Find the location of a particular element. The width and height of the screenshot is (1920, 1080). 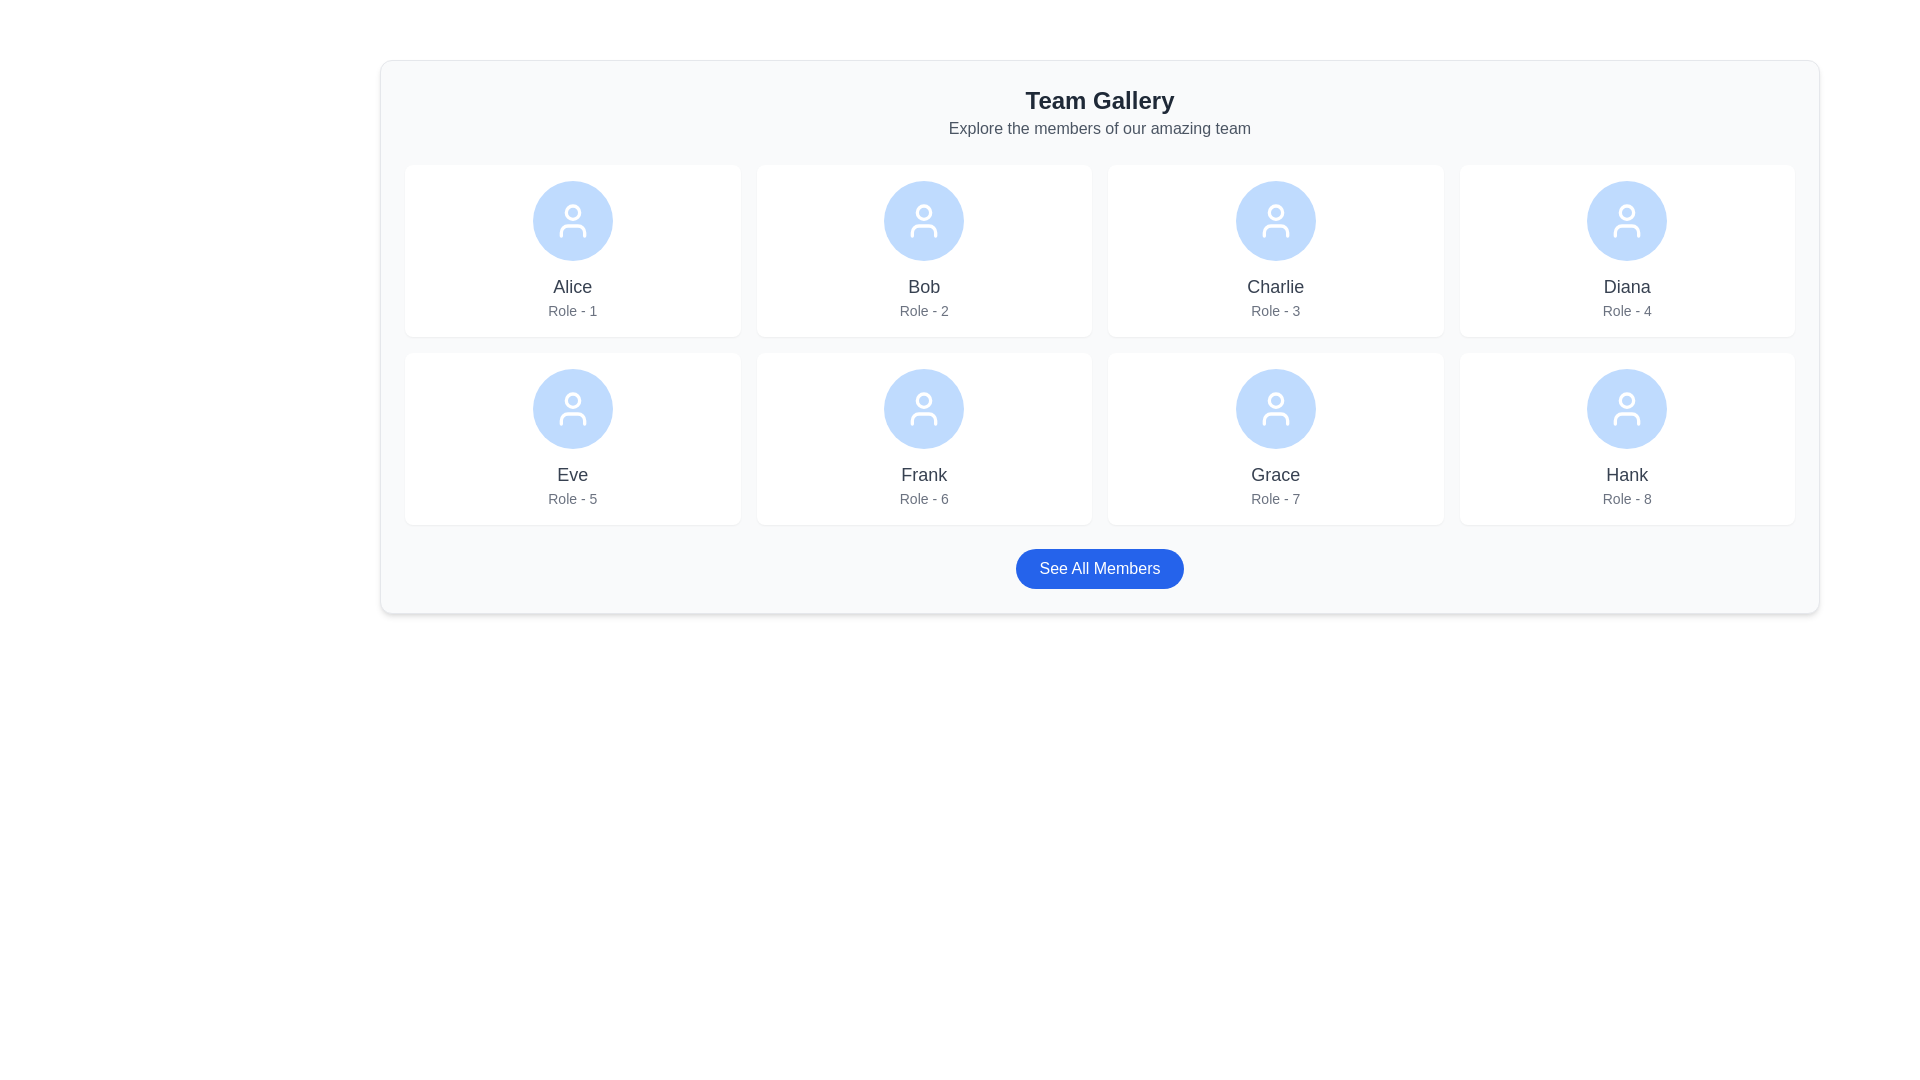

the text label displaying 'Role - 6' for the individual 'Frank', which is positioned below 'Frank' and centered within his card is located at coordinates (923, 497).